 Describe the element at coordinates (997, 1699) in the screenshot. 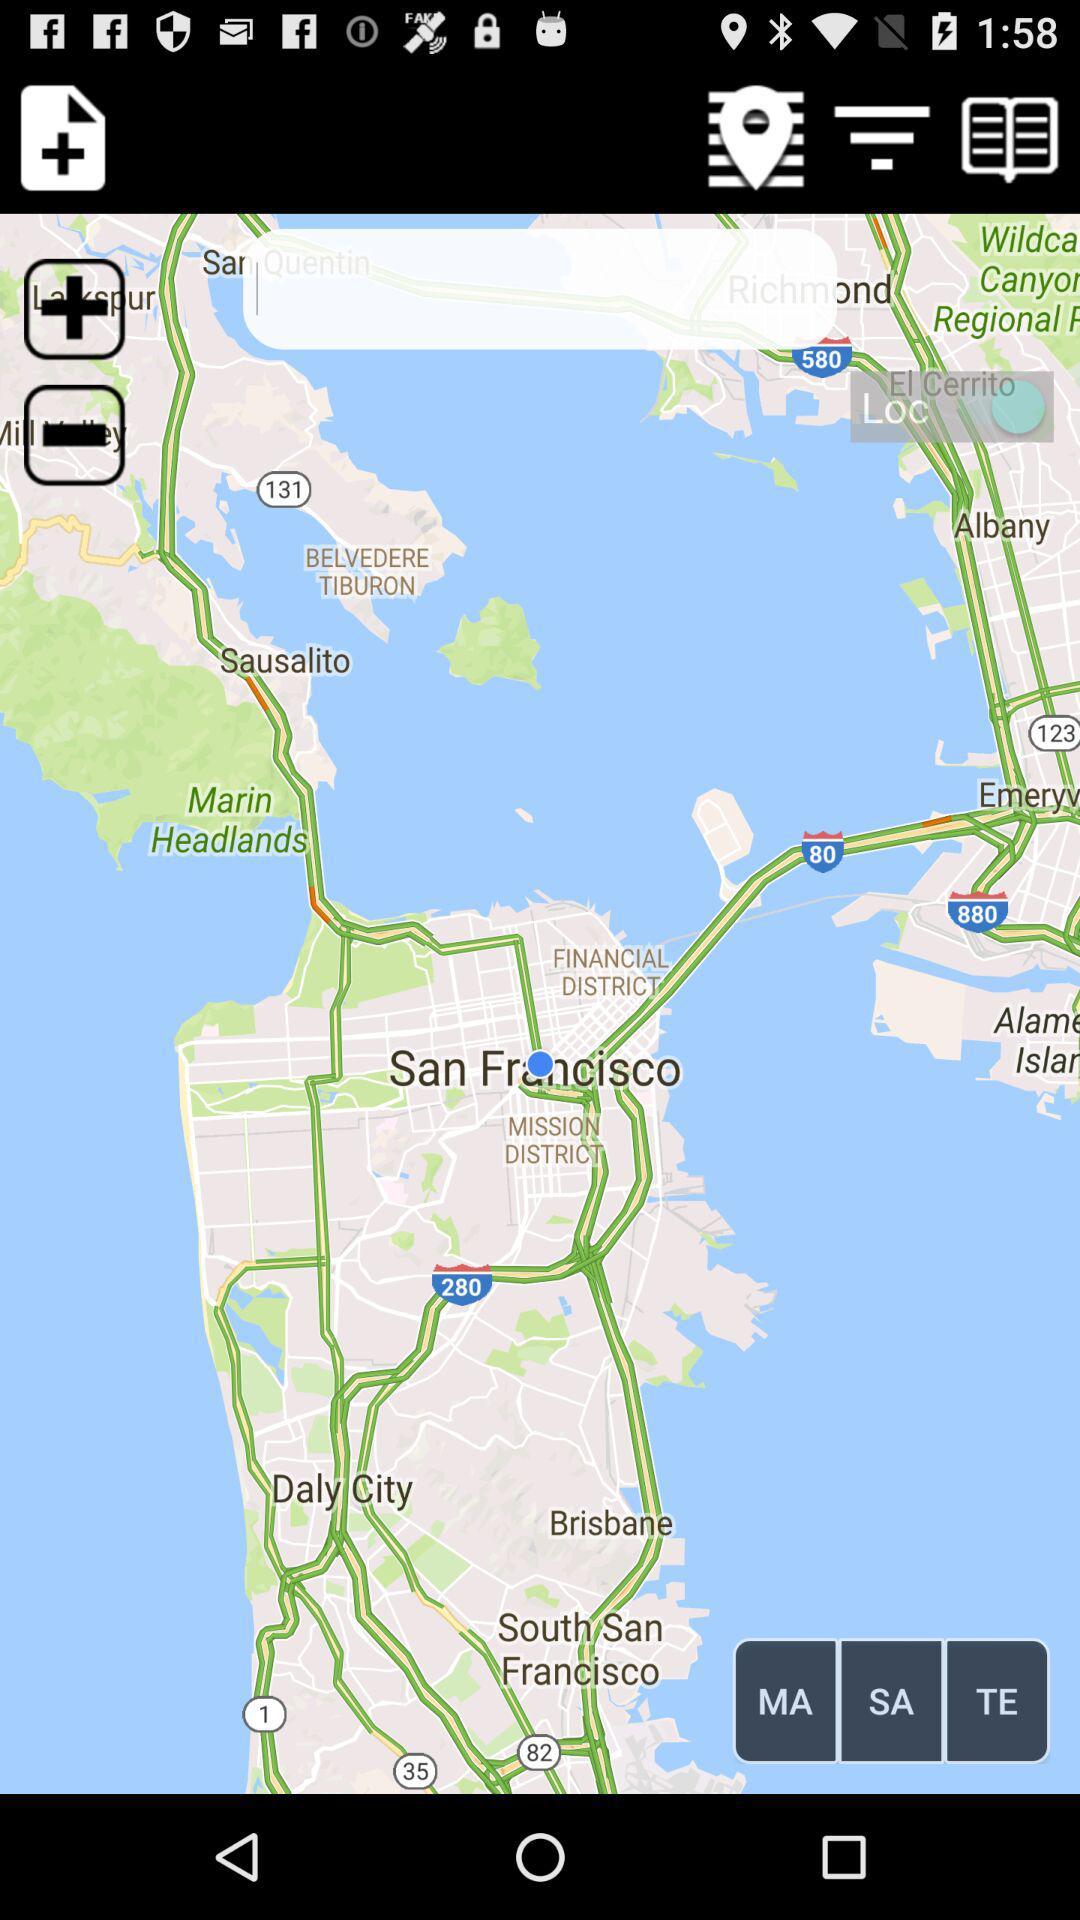

I see `te` at that location.